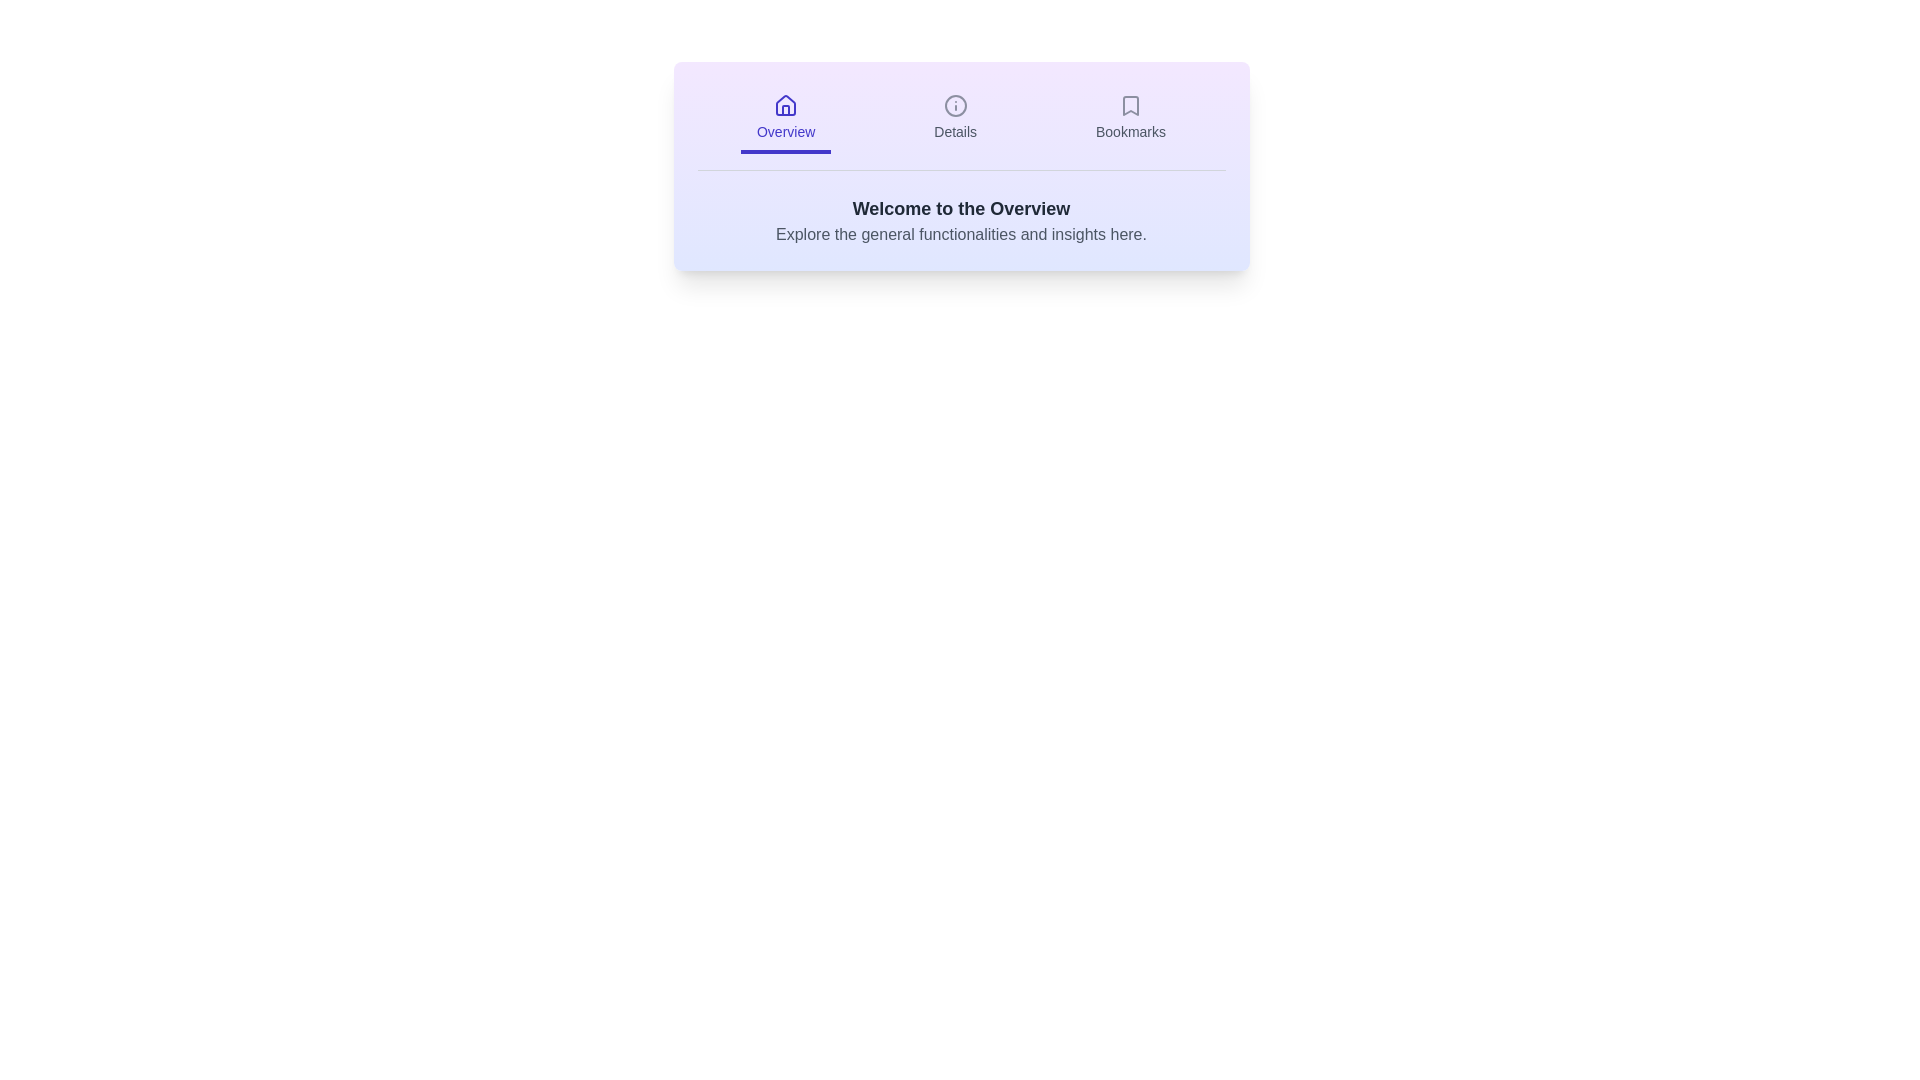 The height and width of the screenshot is (1080, 1920). I want to click on the text label displaying 'Bookmarks', so click(1131, 131).